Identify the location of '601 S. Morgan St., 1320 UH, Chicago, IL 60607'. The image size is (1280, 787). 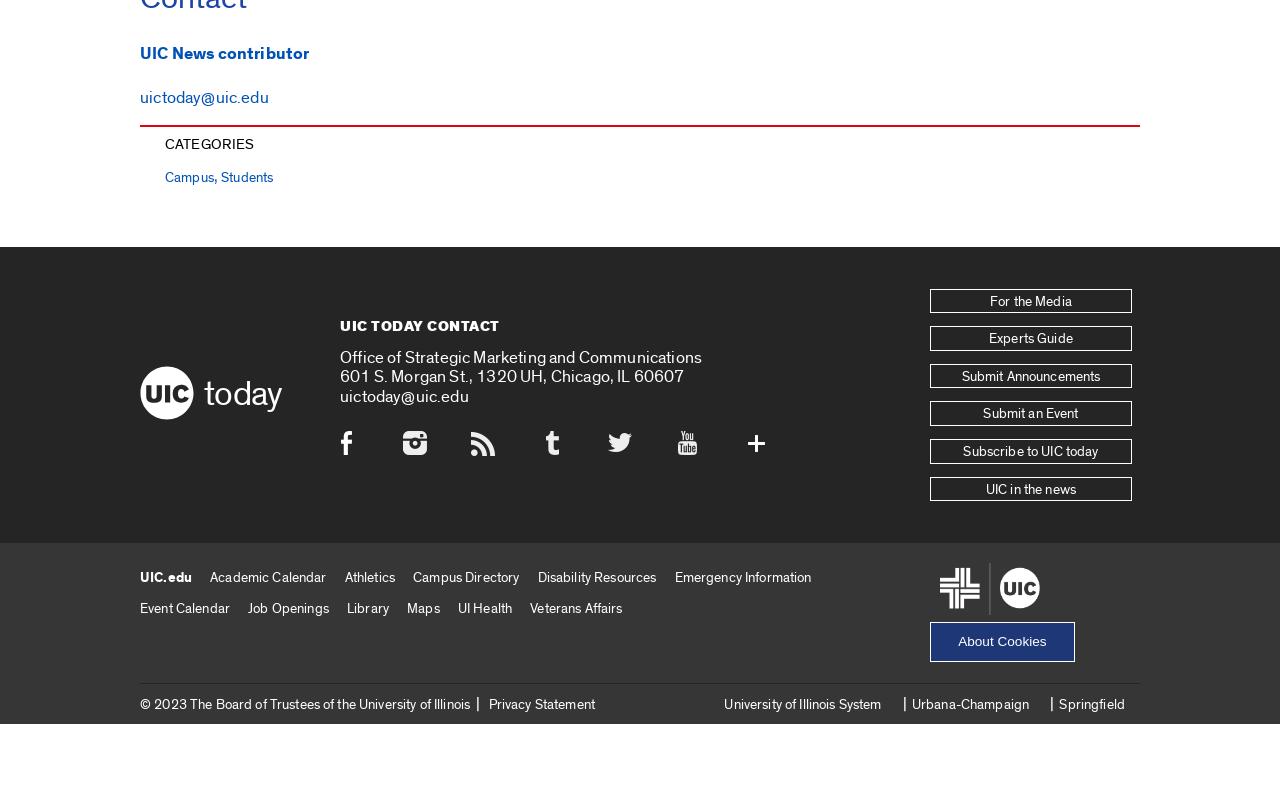
(512, 375).